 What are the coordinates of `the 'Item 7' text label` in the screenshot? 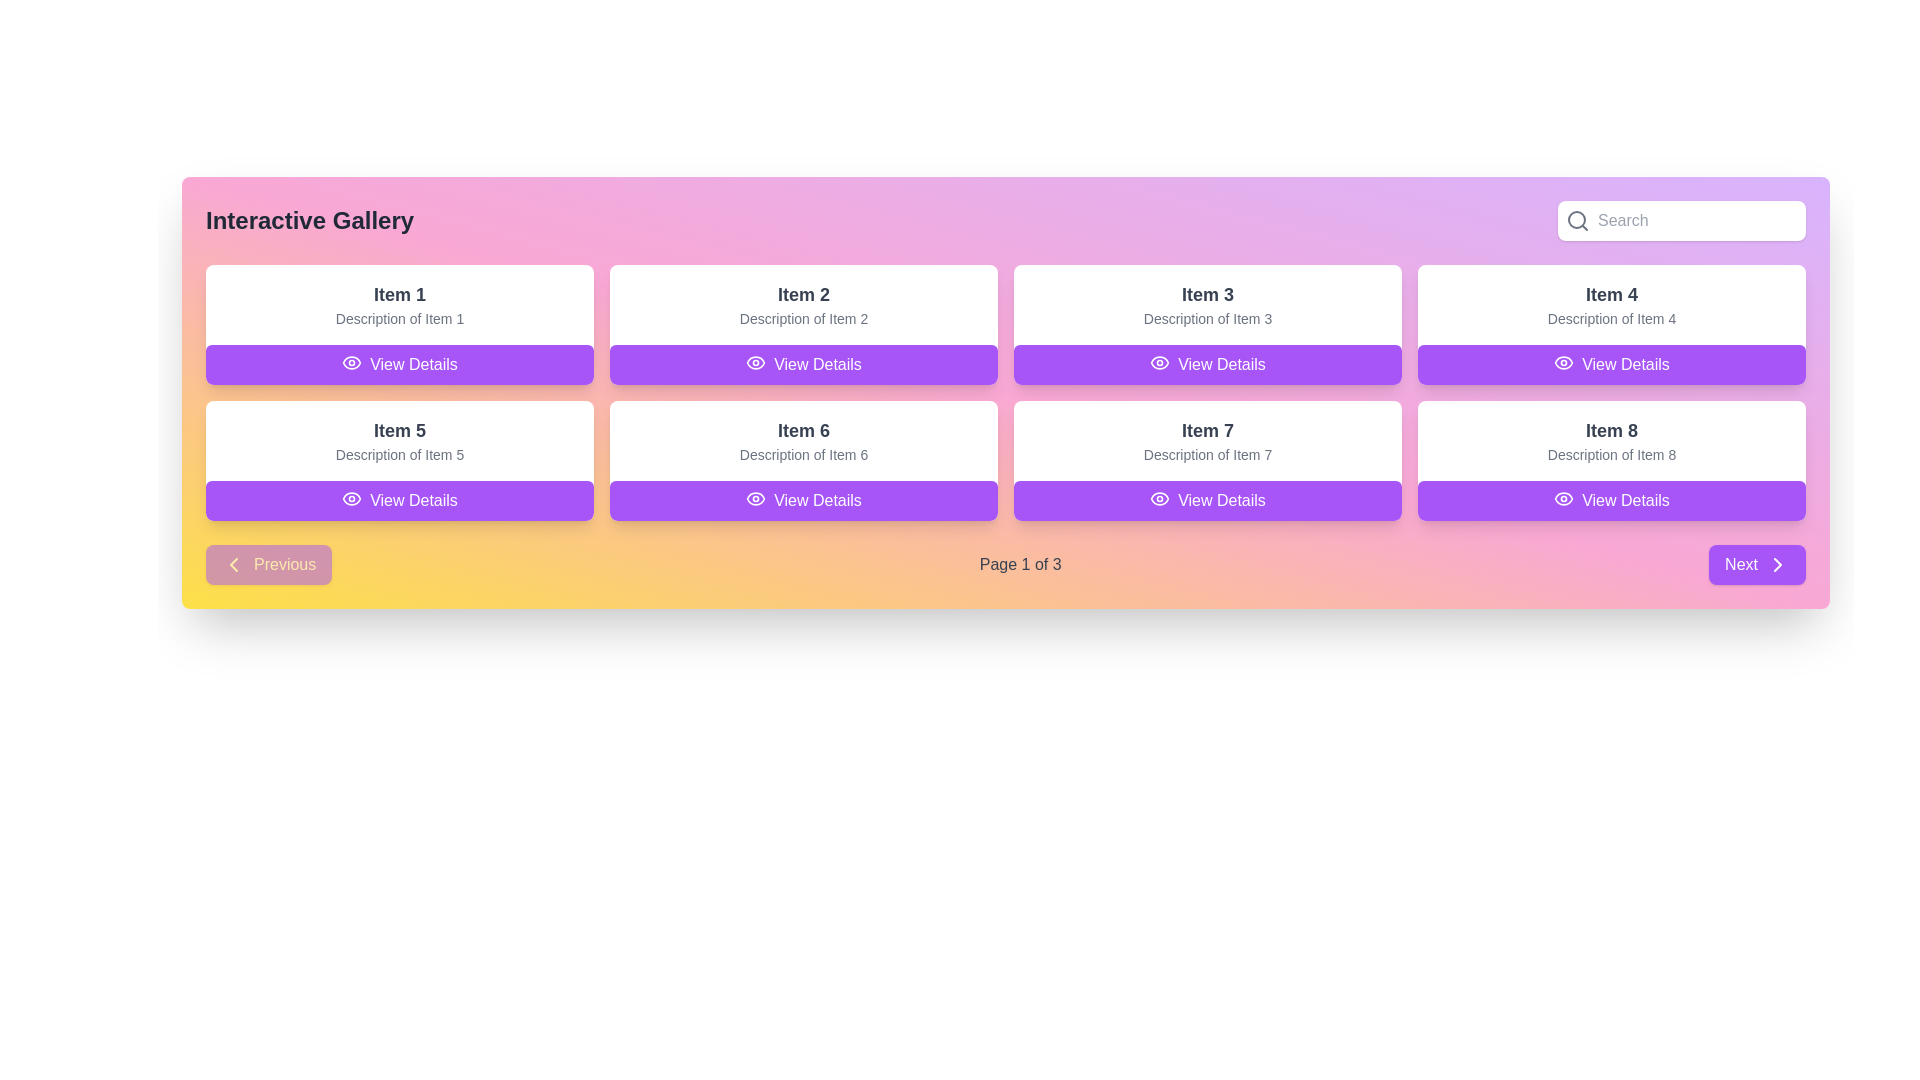 It's located at (1207, 430).